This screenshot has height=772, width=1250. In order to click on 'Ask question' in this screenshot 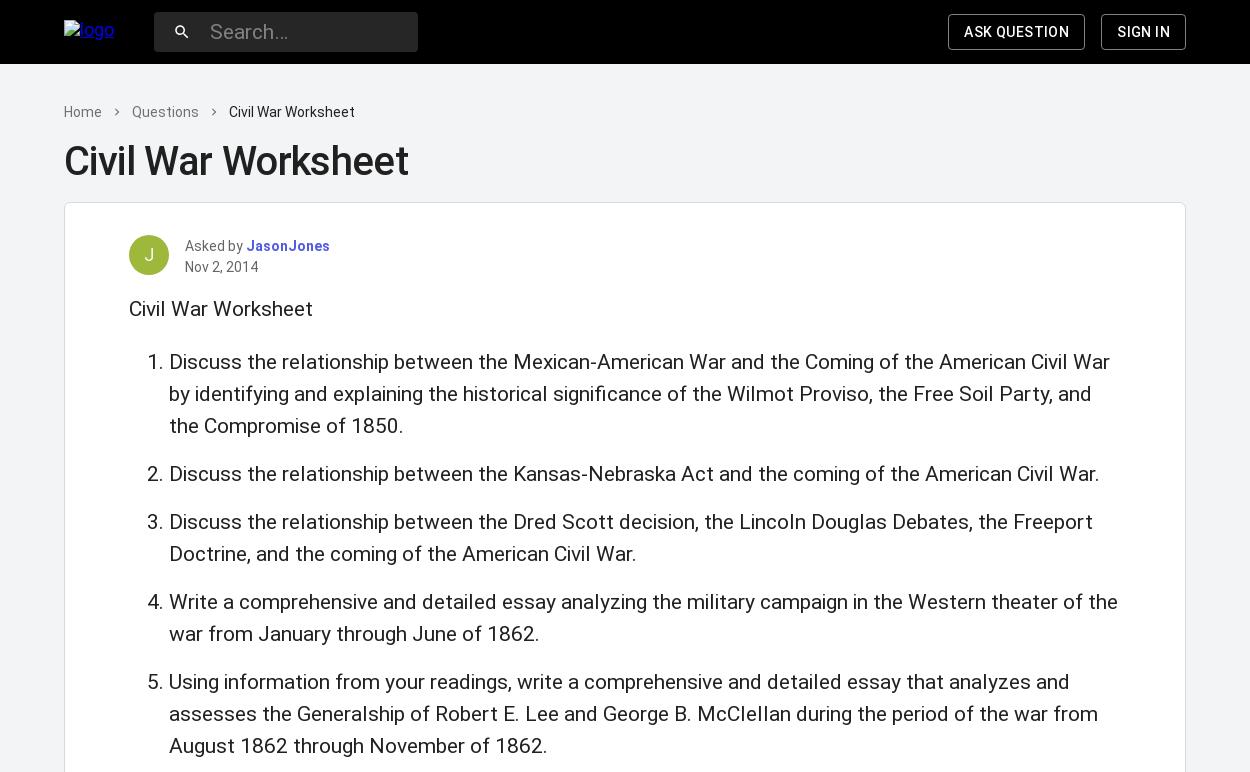, I will do `click(1016, 31)`.